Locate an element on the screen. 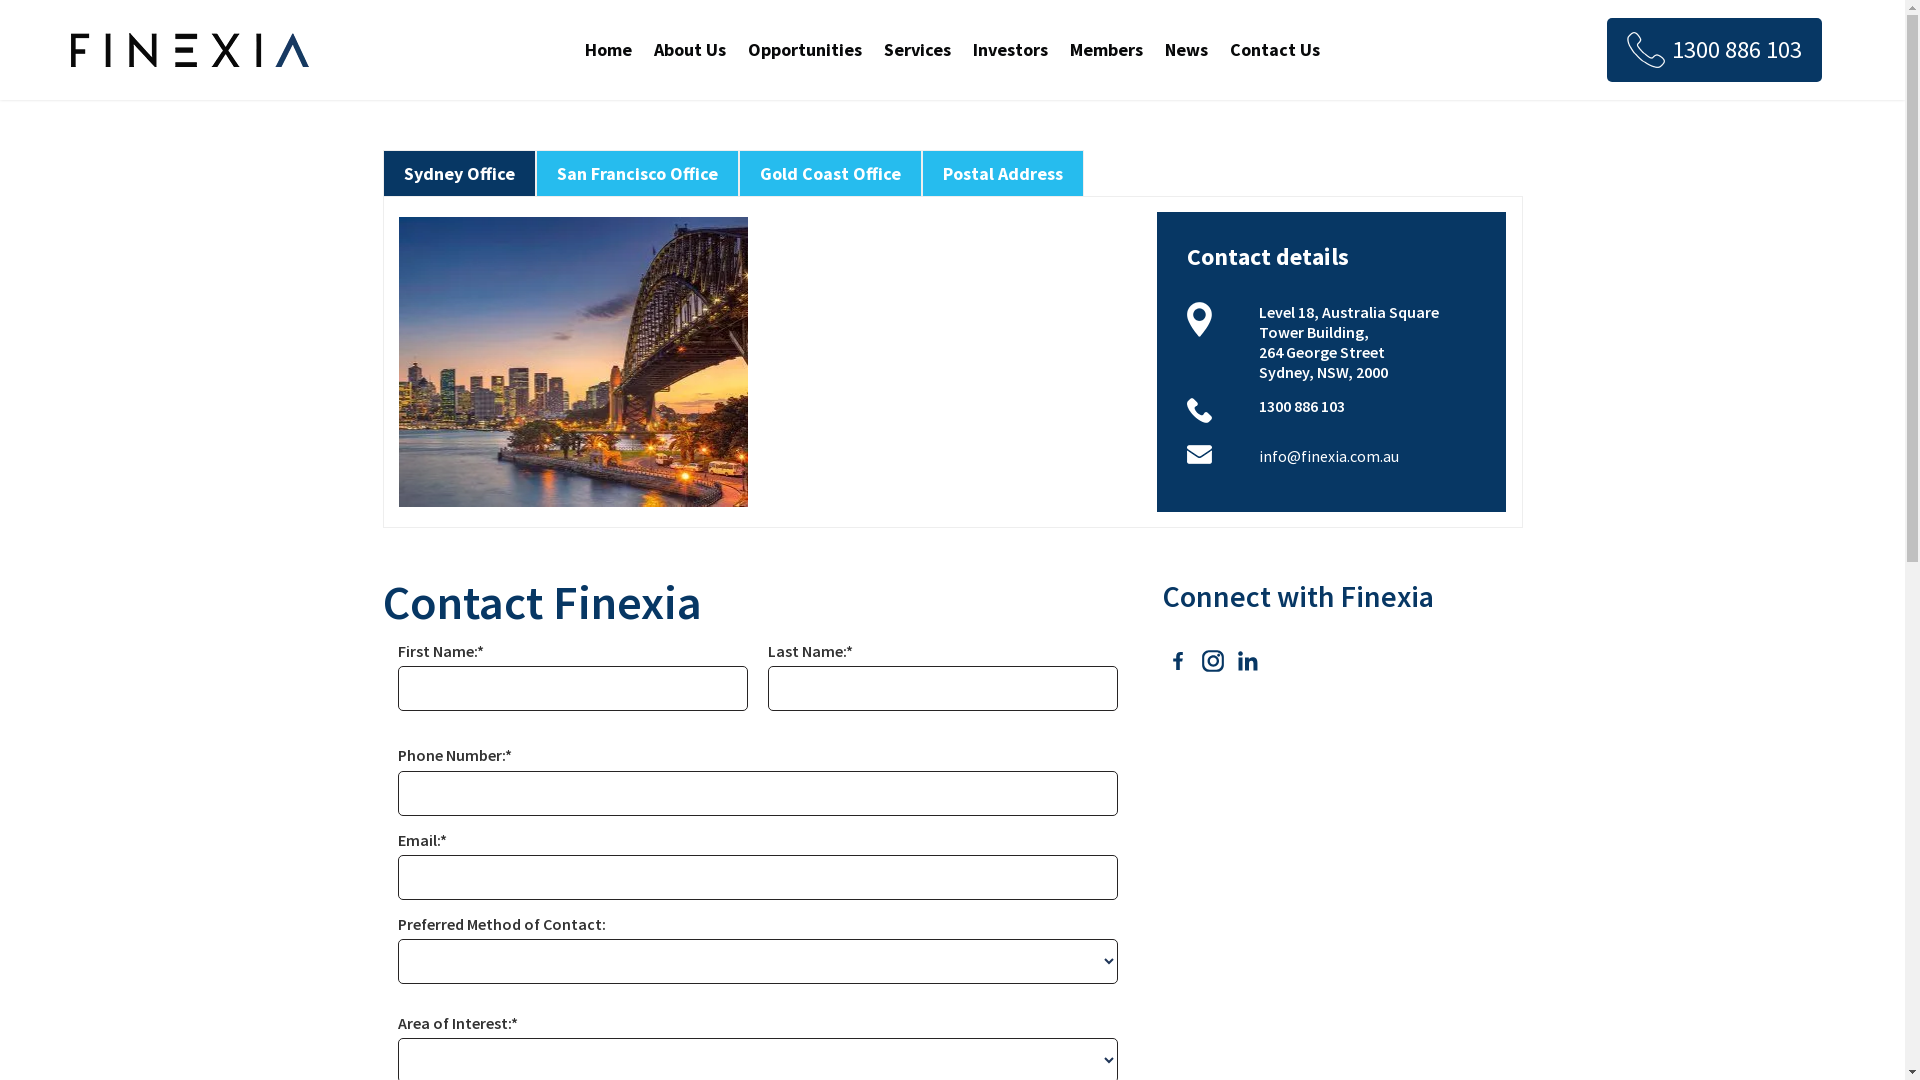  'San Francisco Office' is located at coordinates (635, 172).